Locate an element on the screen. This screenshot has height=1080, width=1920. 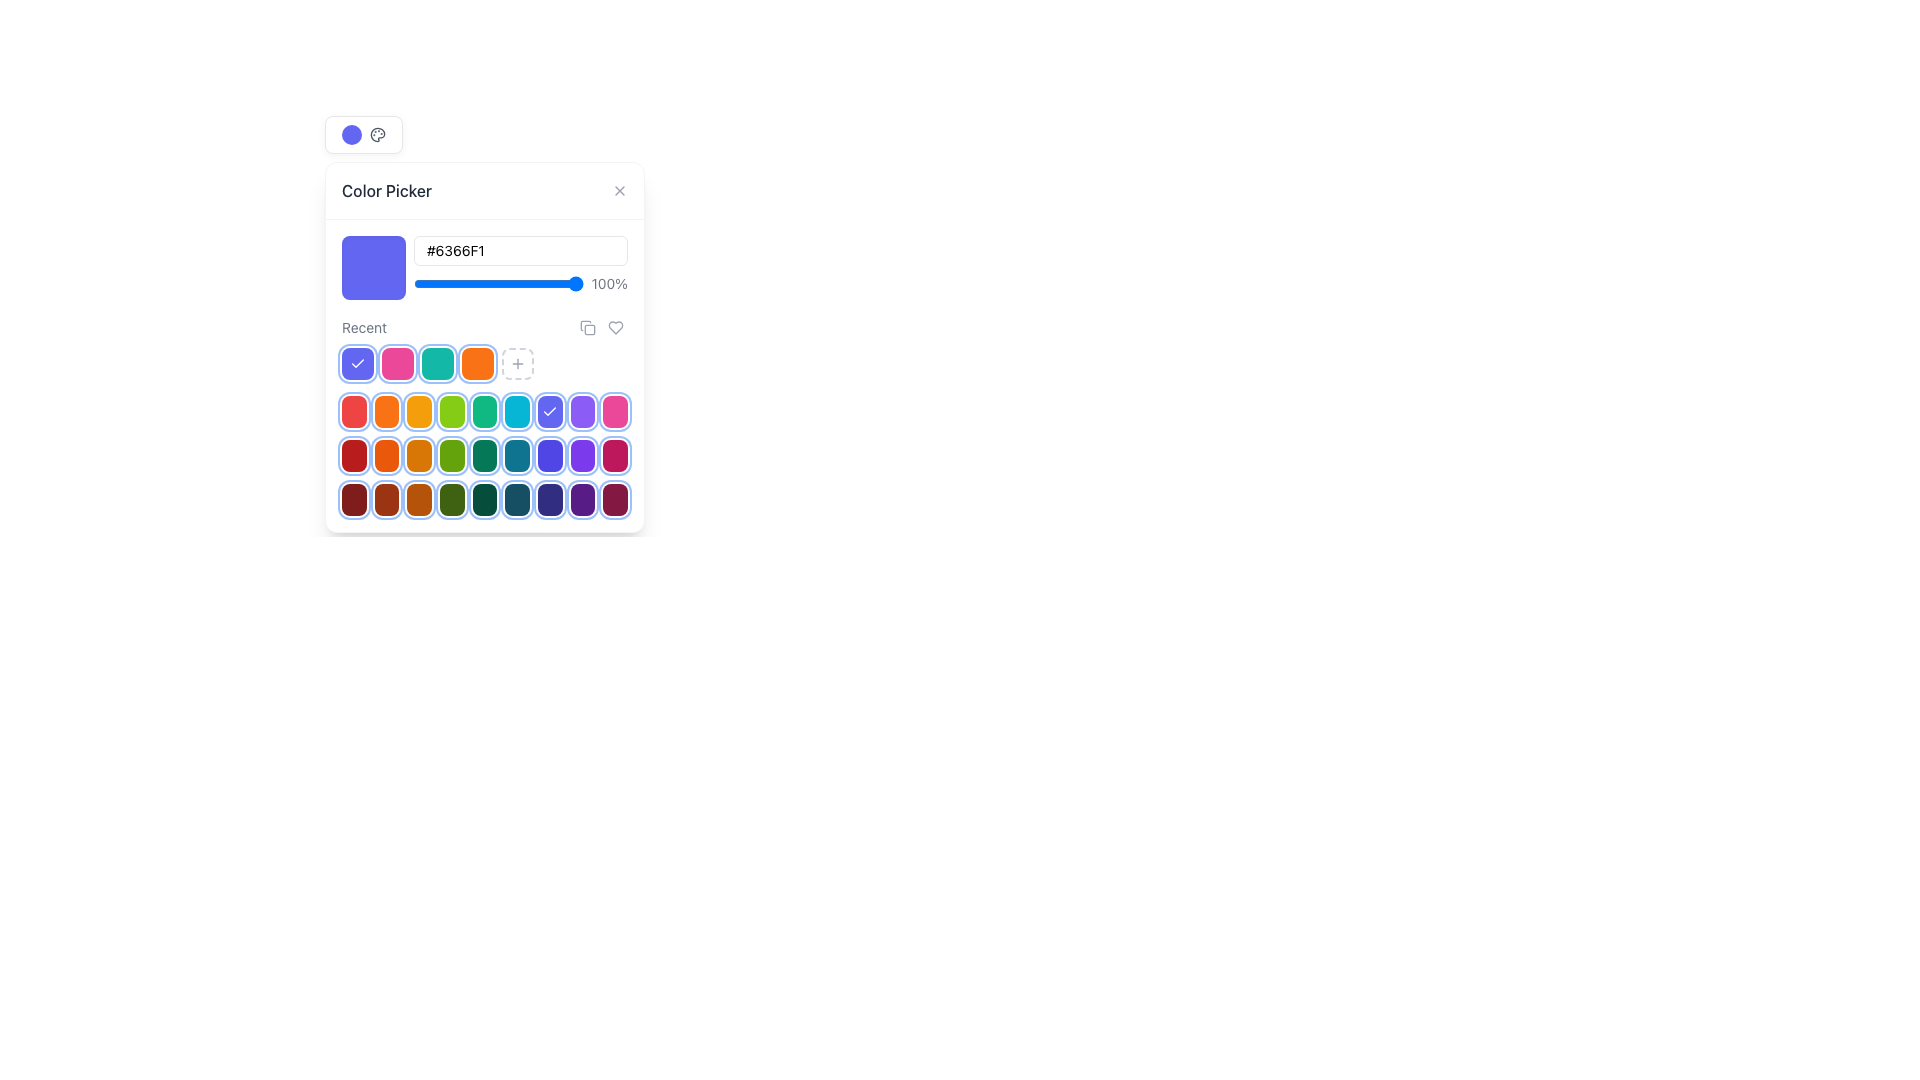
the vibrant pink color button located at the bottom-right of the color picker interface to potentially open a context menu is located at coordinates (614, 455).